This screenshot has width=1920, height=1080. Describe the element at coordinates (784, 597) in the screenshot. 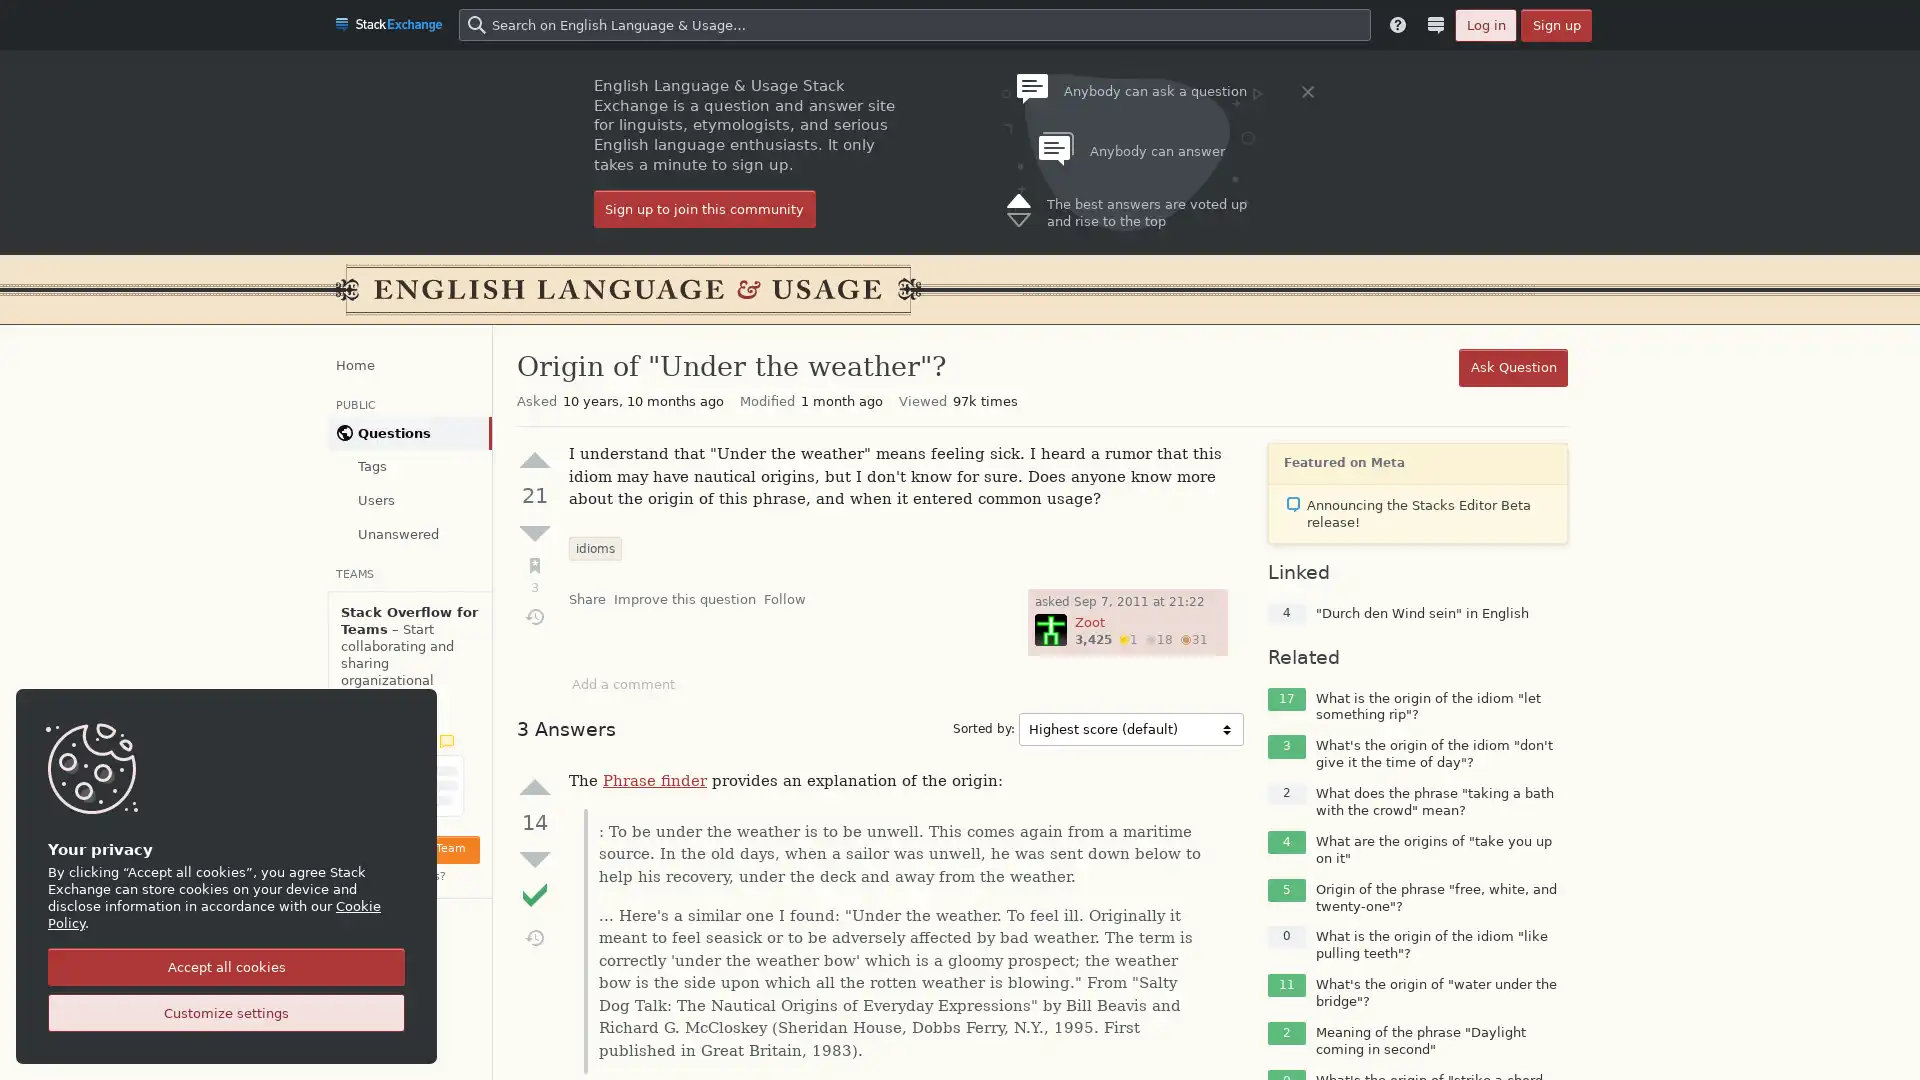

I see `Follow` at that location.